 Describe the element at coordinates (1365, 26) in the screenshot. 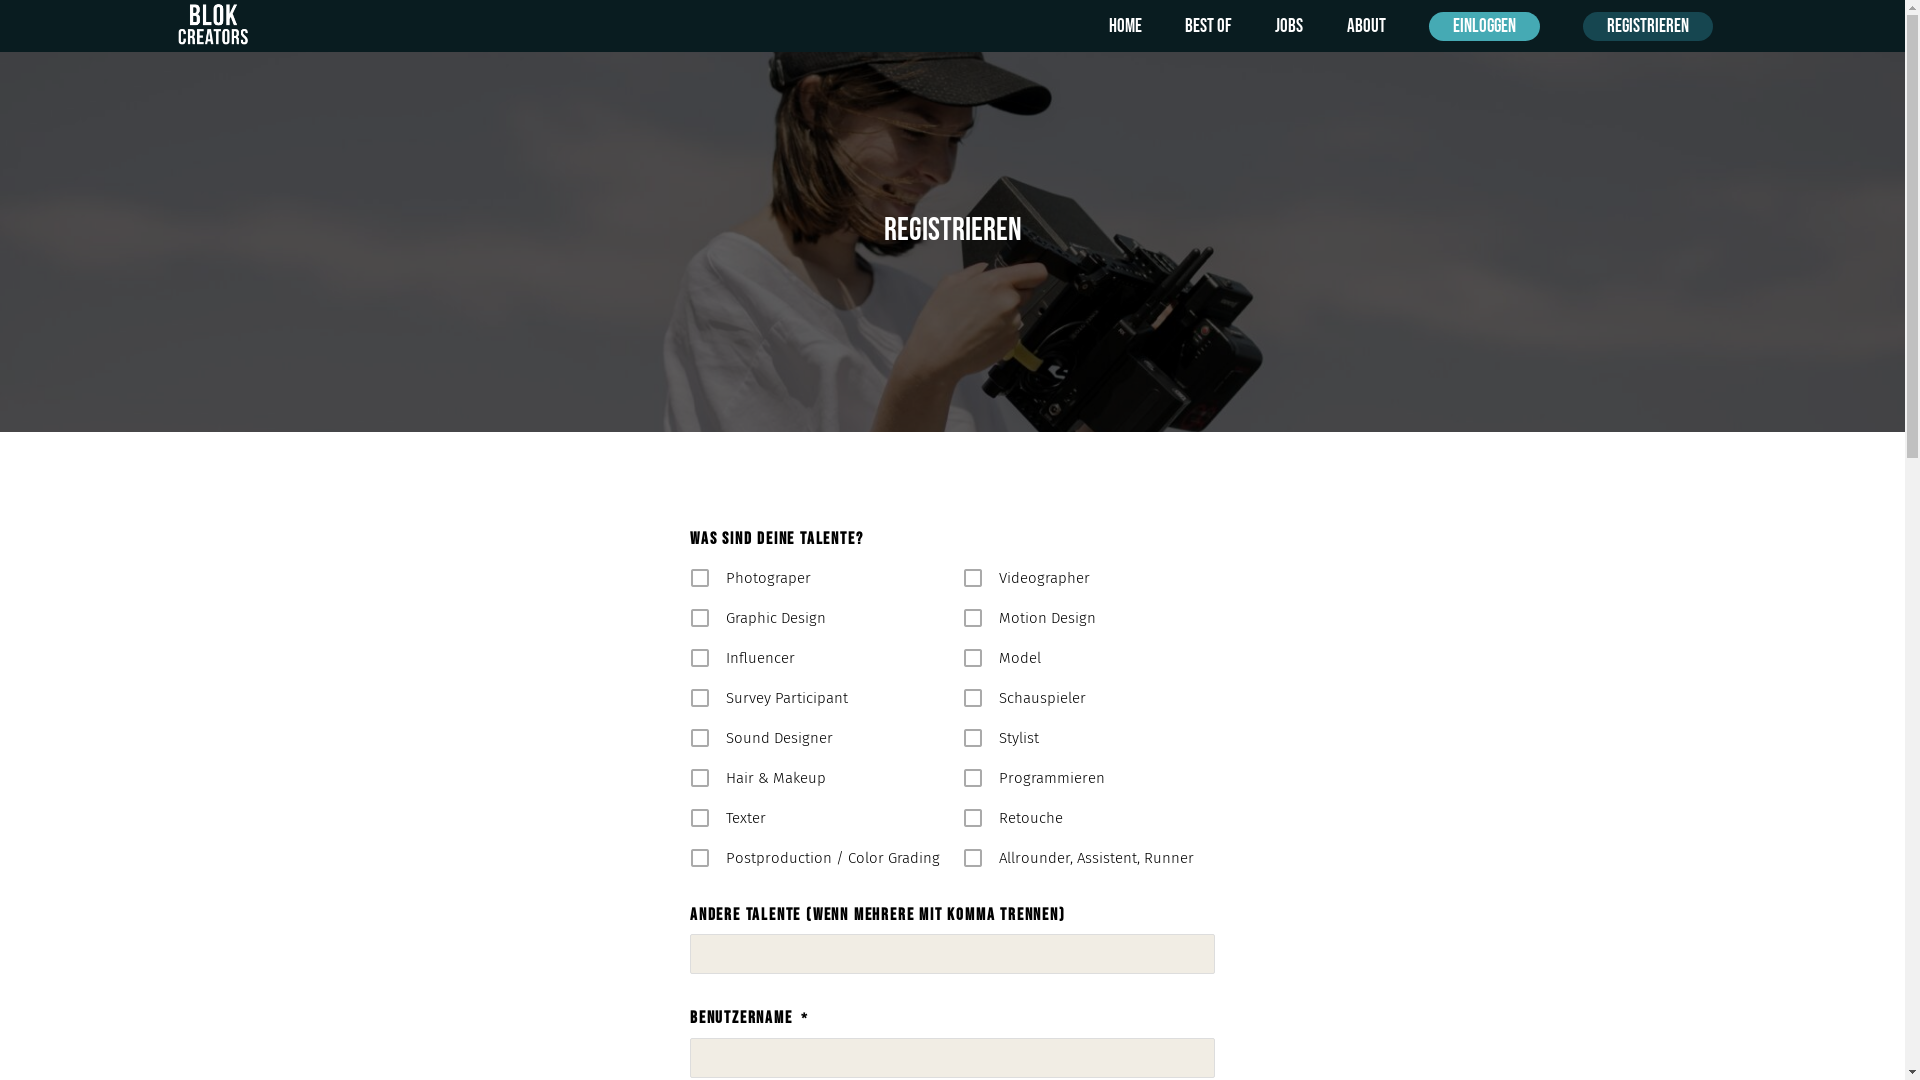

I see `'About'` at that location.